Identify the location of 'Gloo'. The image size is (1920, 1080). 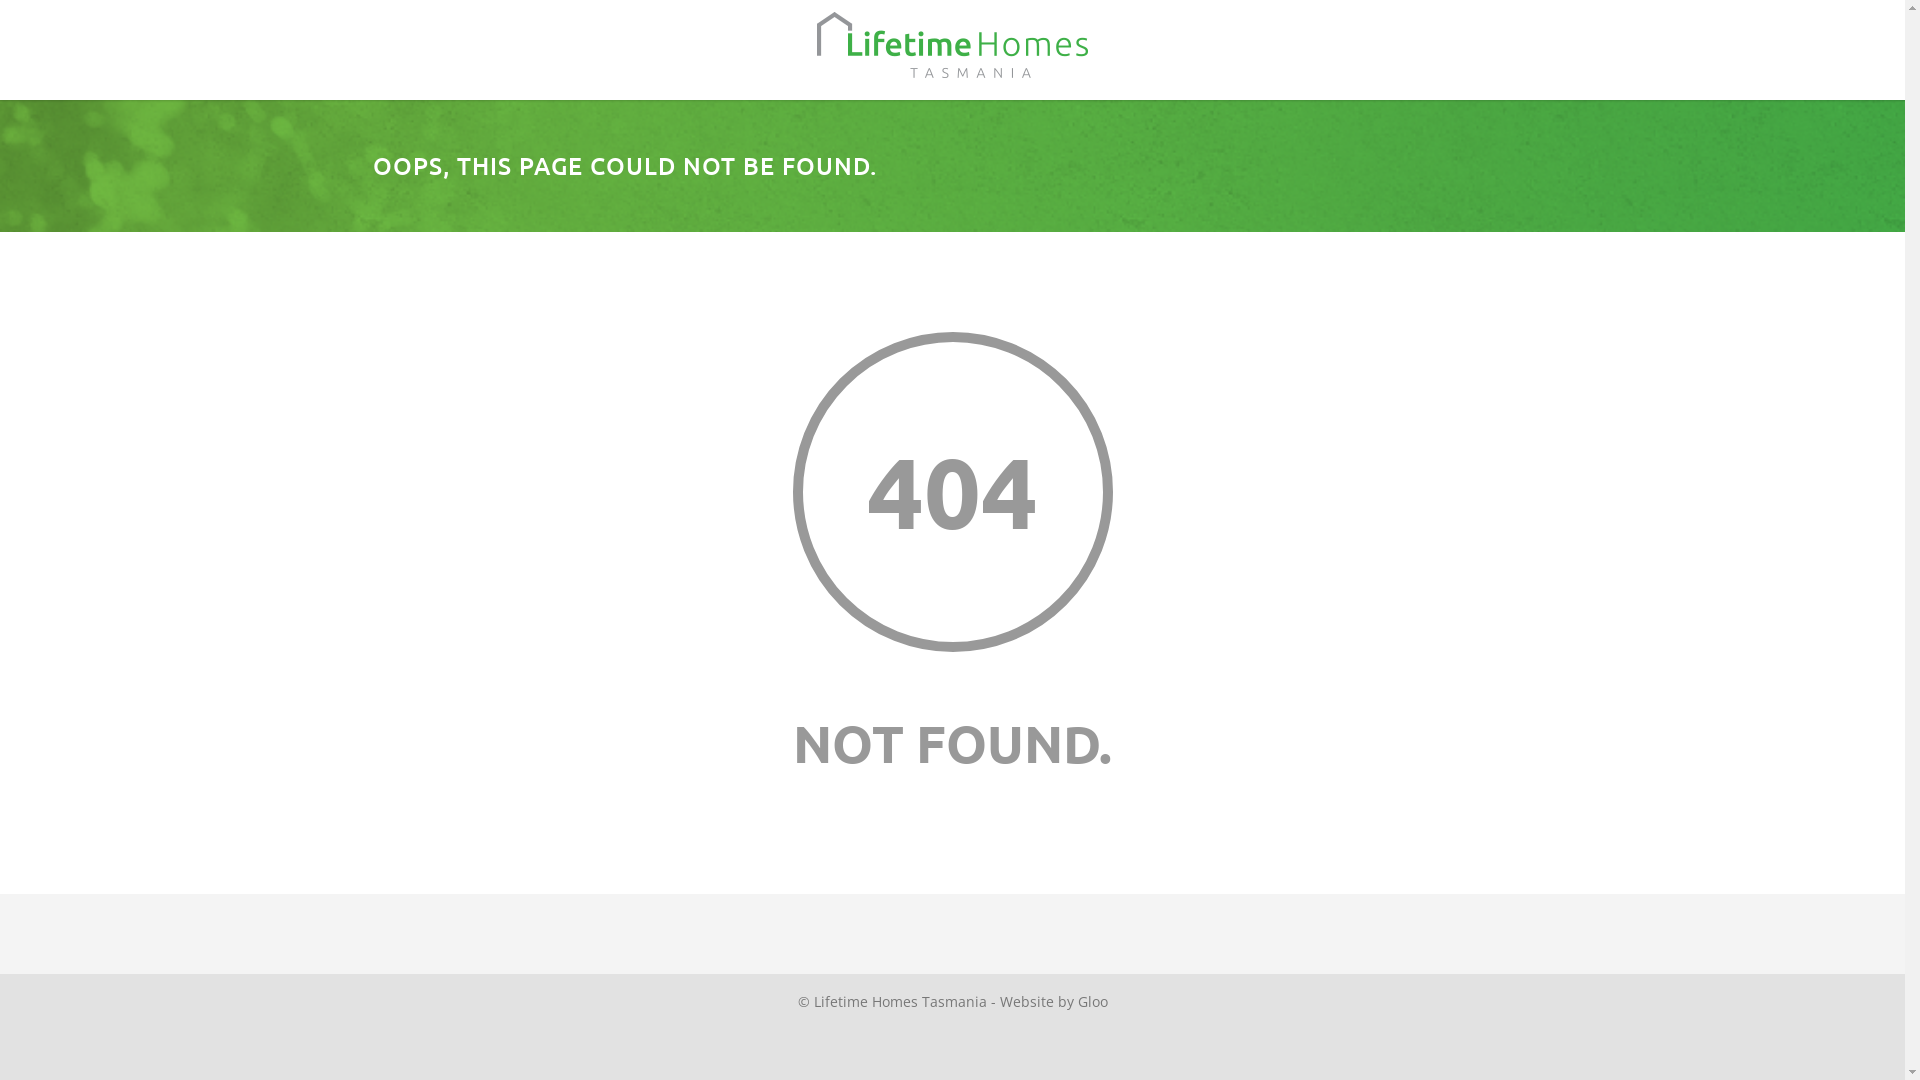
(1077, 1001).